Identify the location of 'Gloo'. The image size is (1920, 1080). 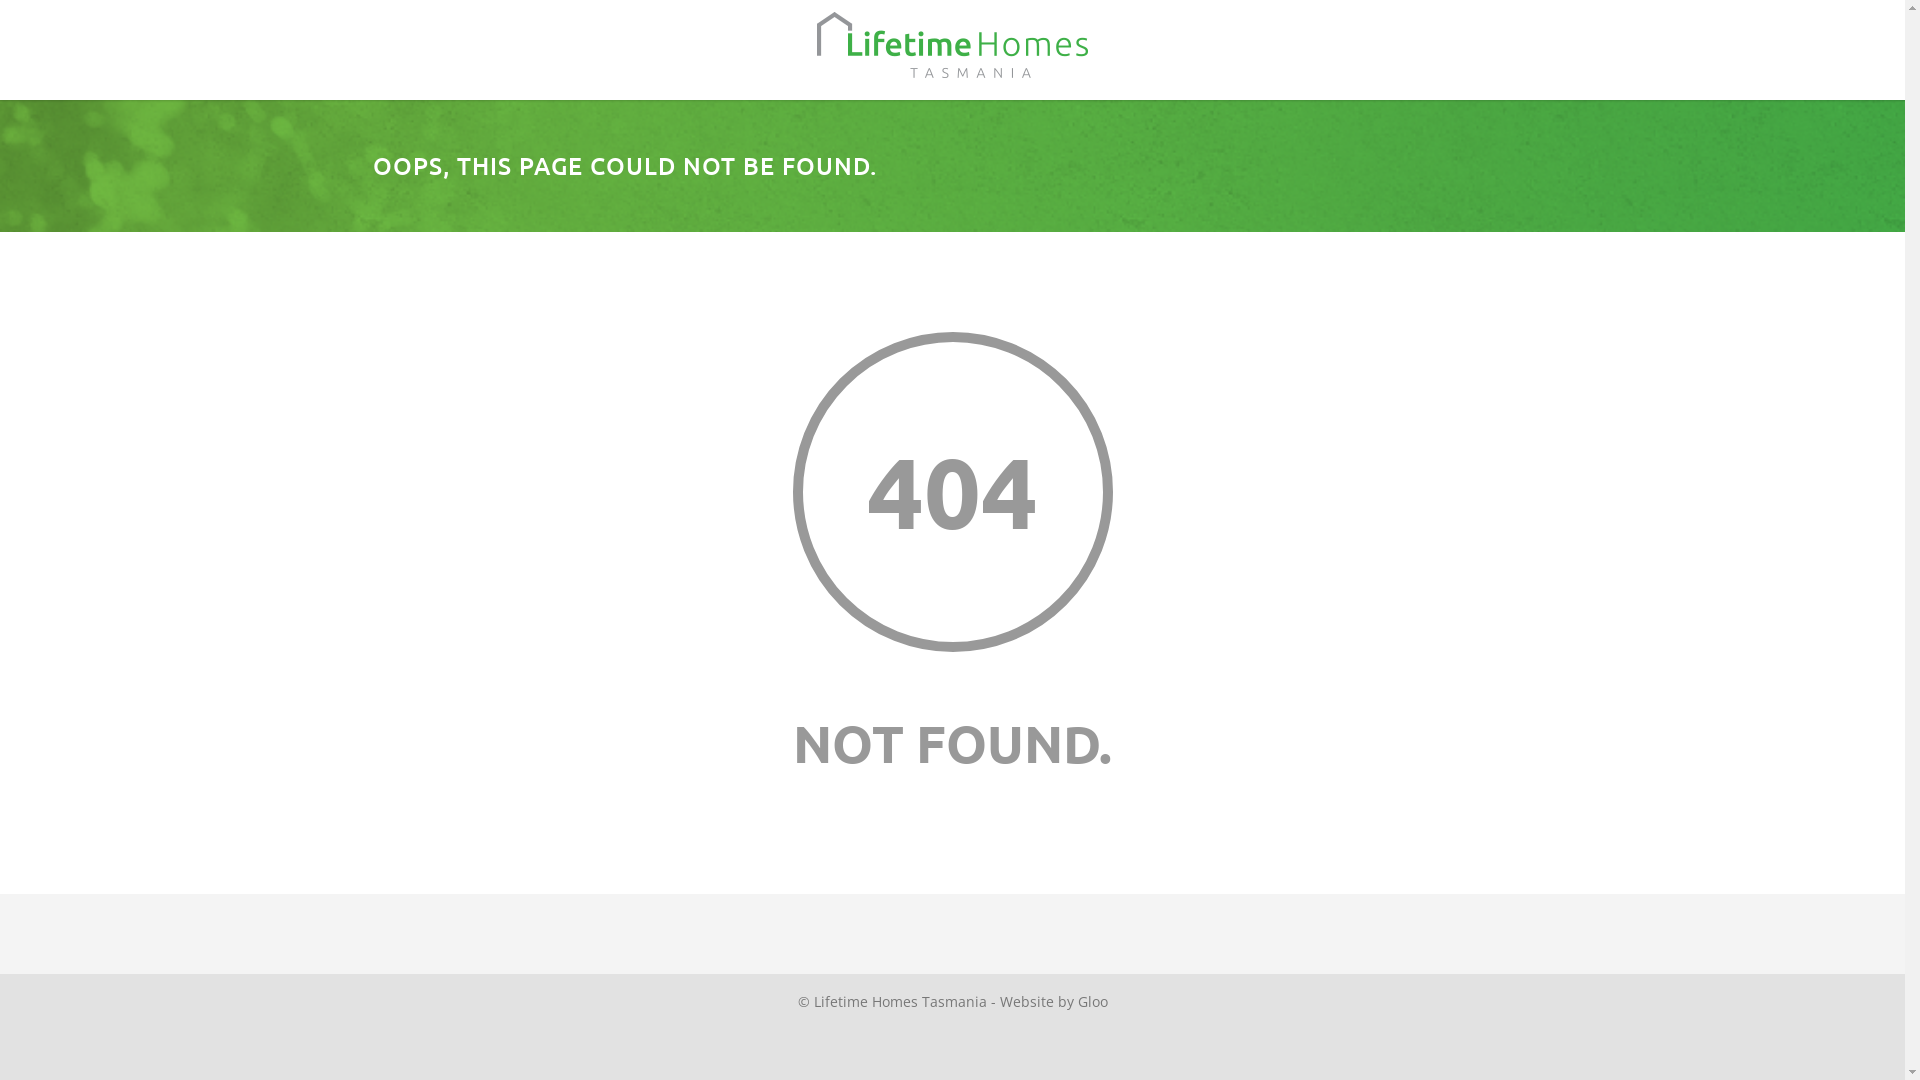
(1077, 1001).